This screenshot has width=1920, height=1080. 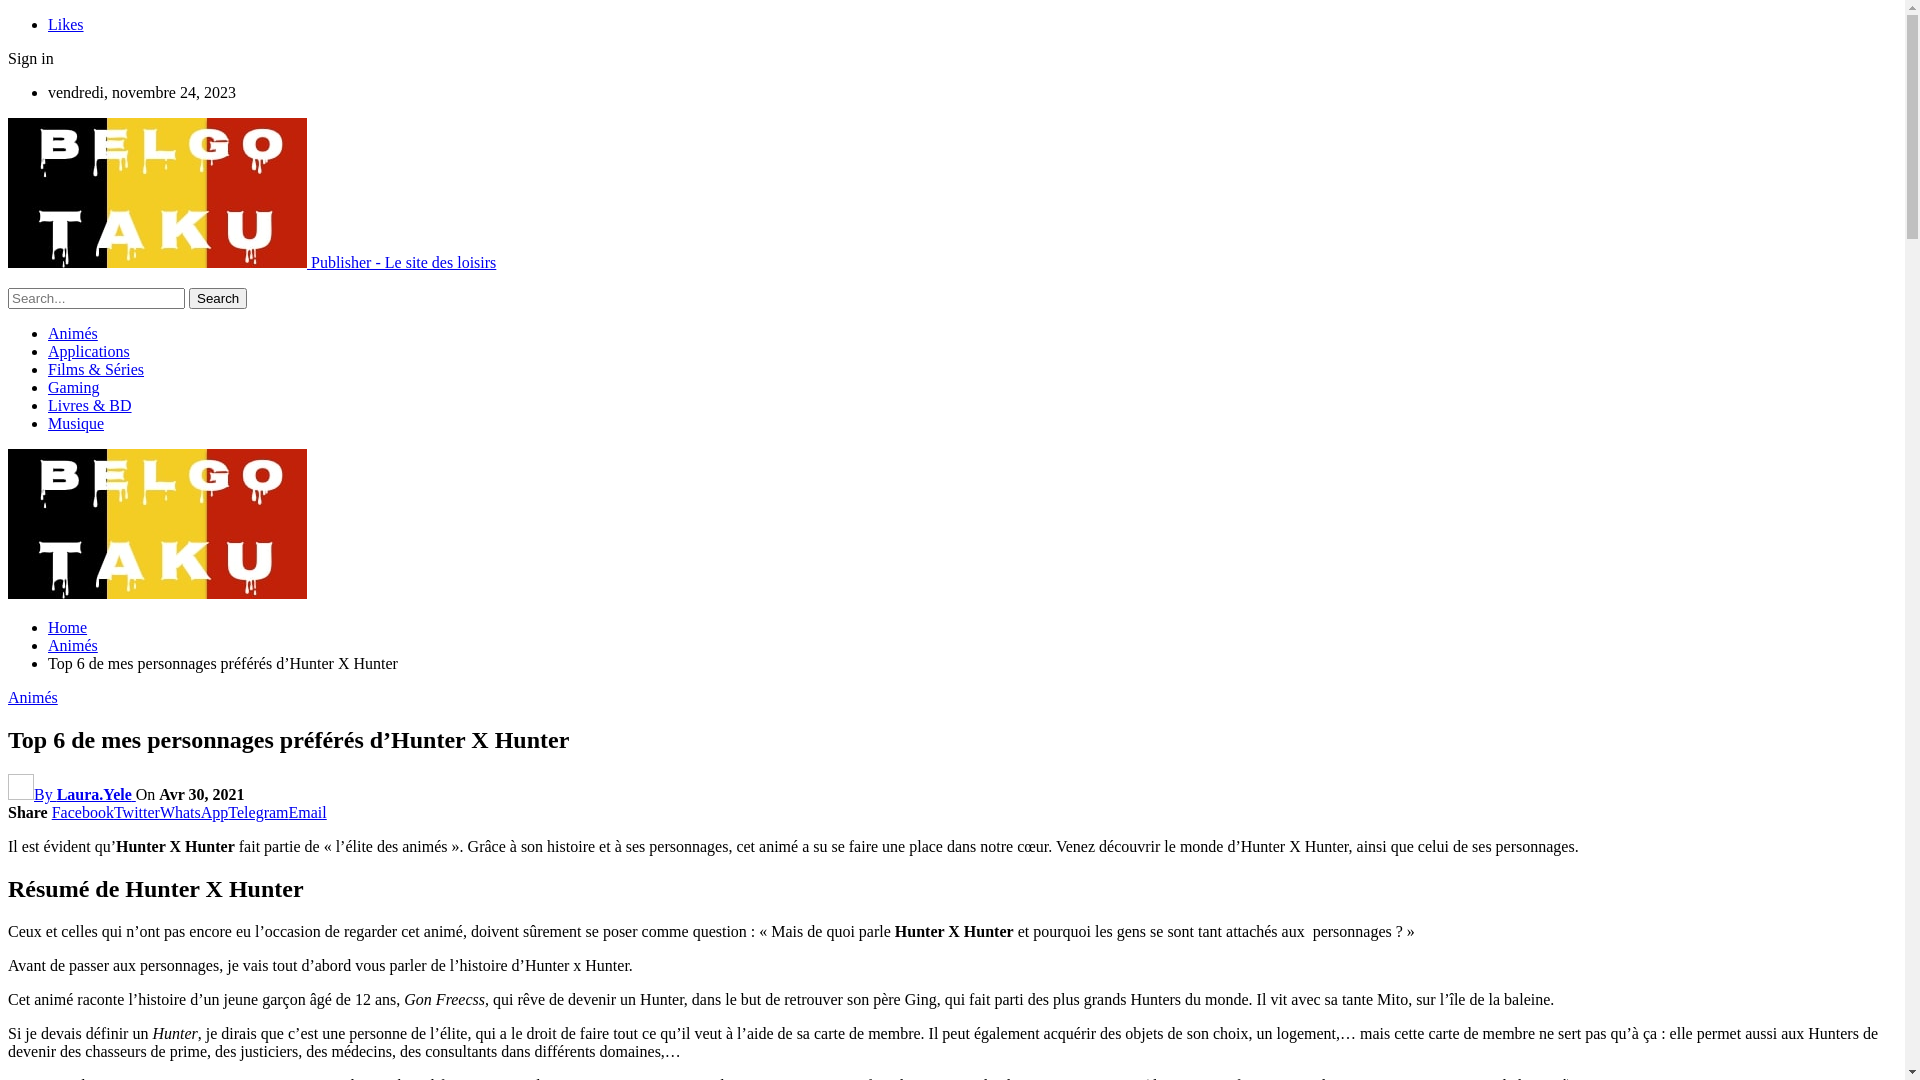 What do you see at coordinates (81, 812) in the screenshot?
I see `'Facebook'` at bounding box center [81, 812].